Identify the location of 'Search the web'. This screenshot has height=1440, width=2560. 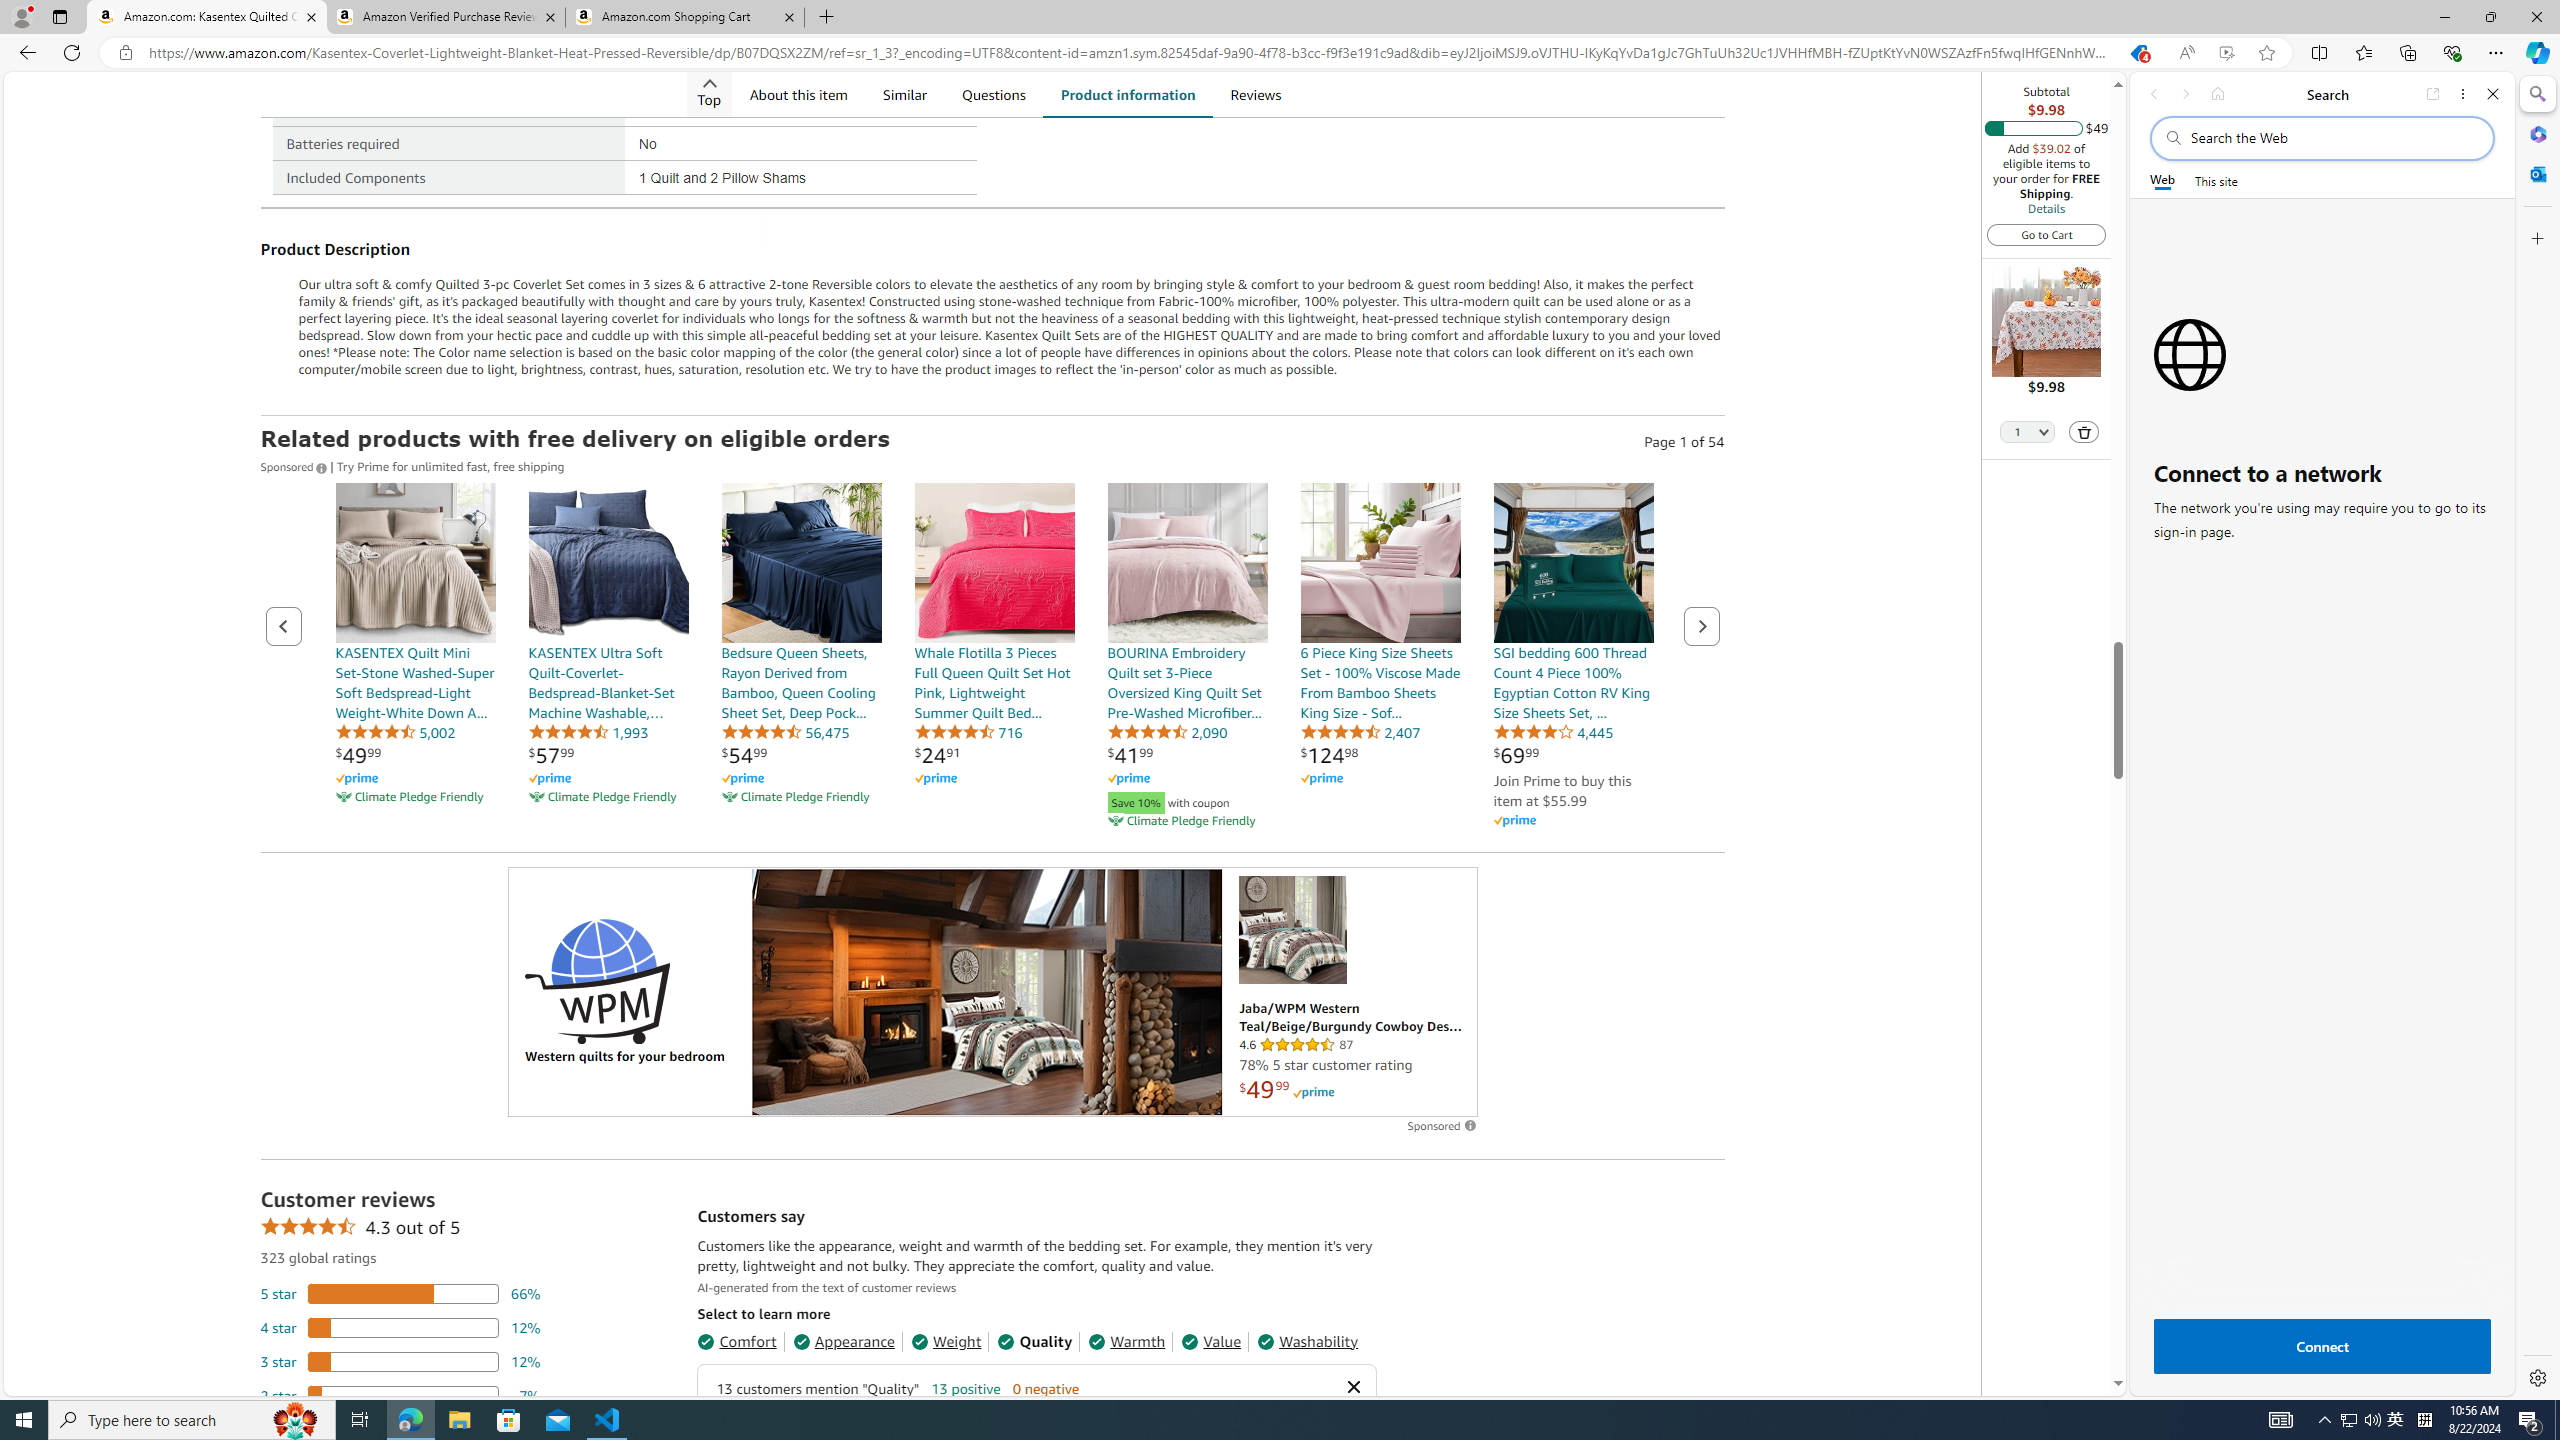
(2331, 137).